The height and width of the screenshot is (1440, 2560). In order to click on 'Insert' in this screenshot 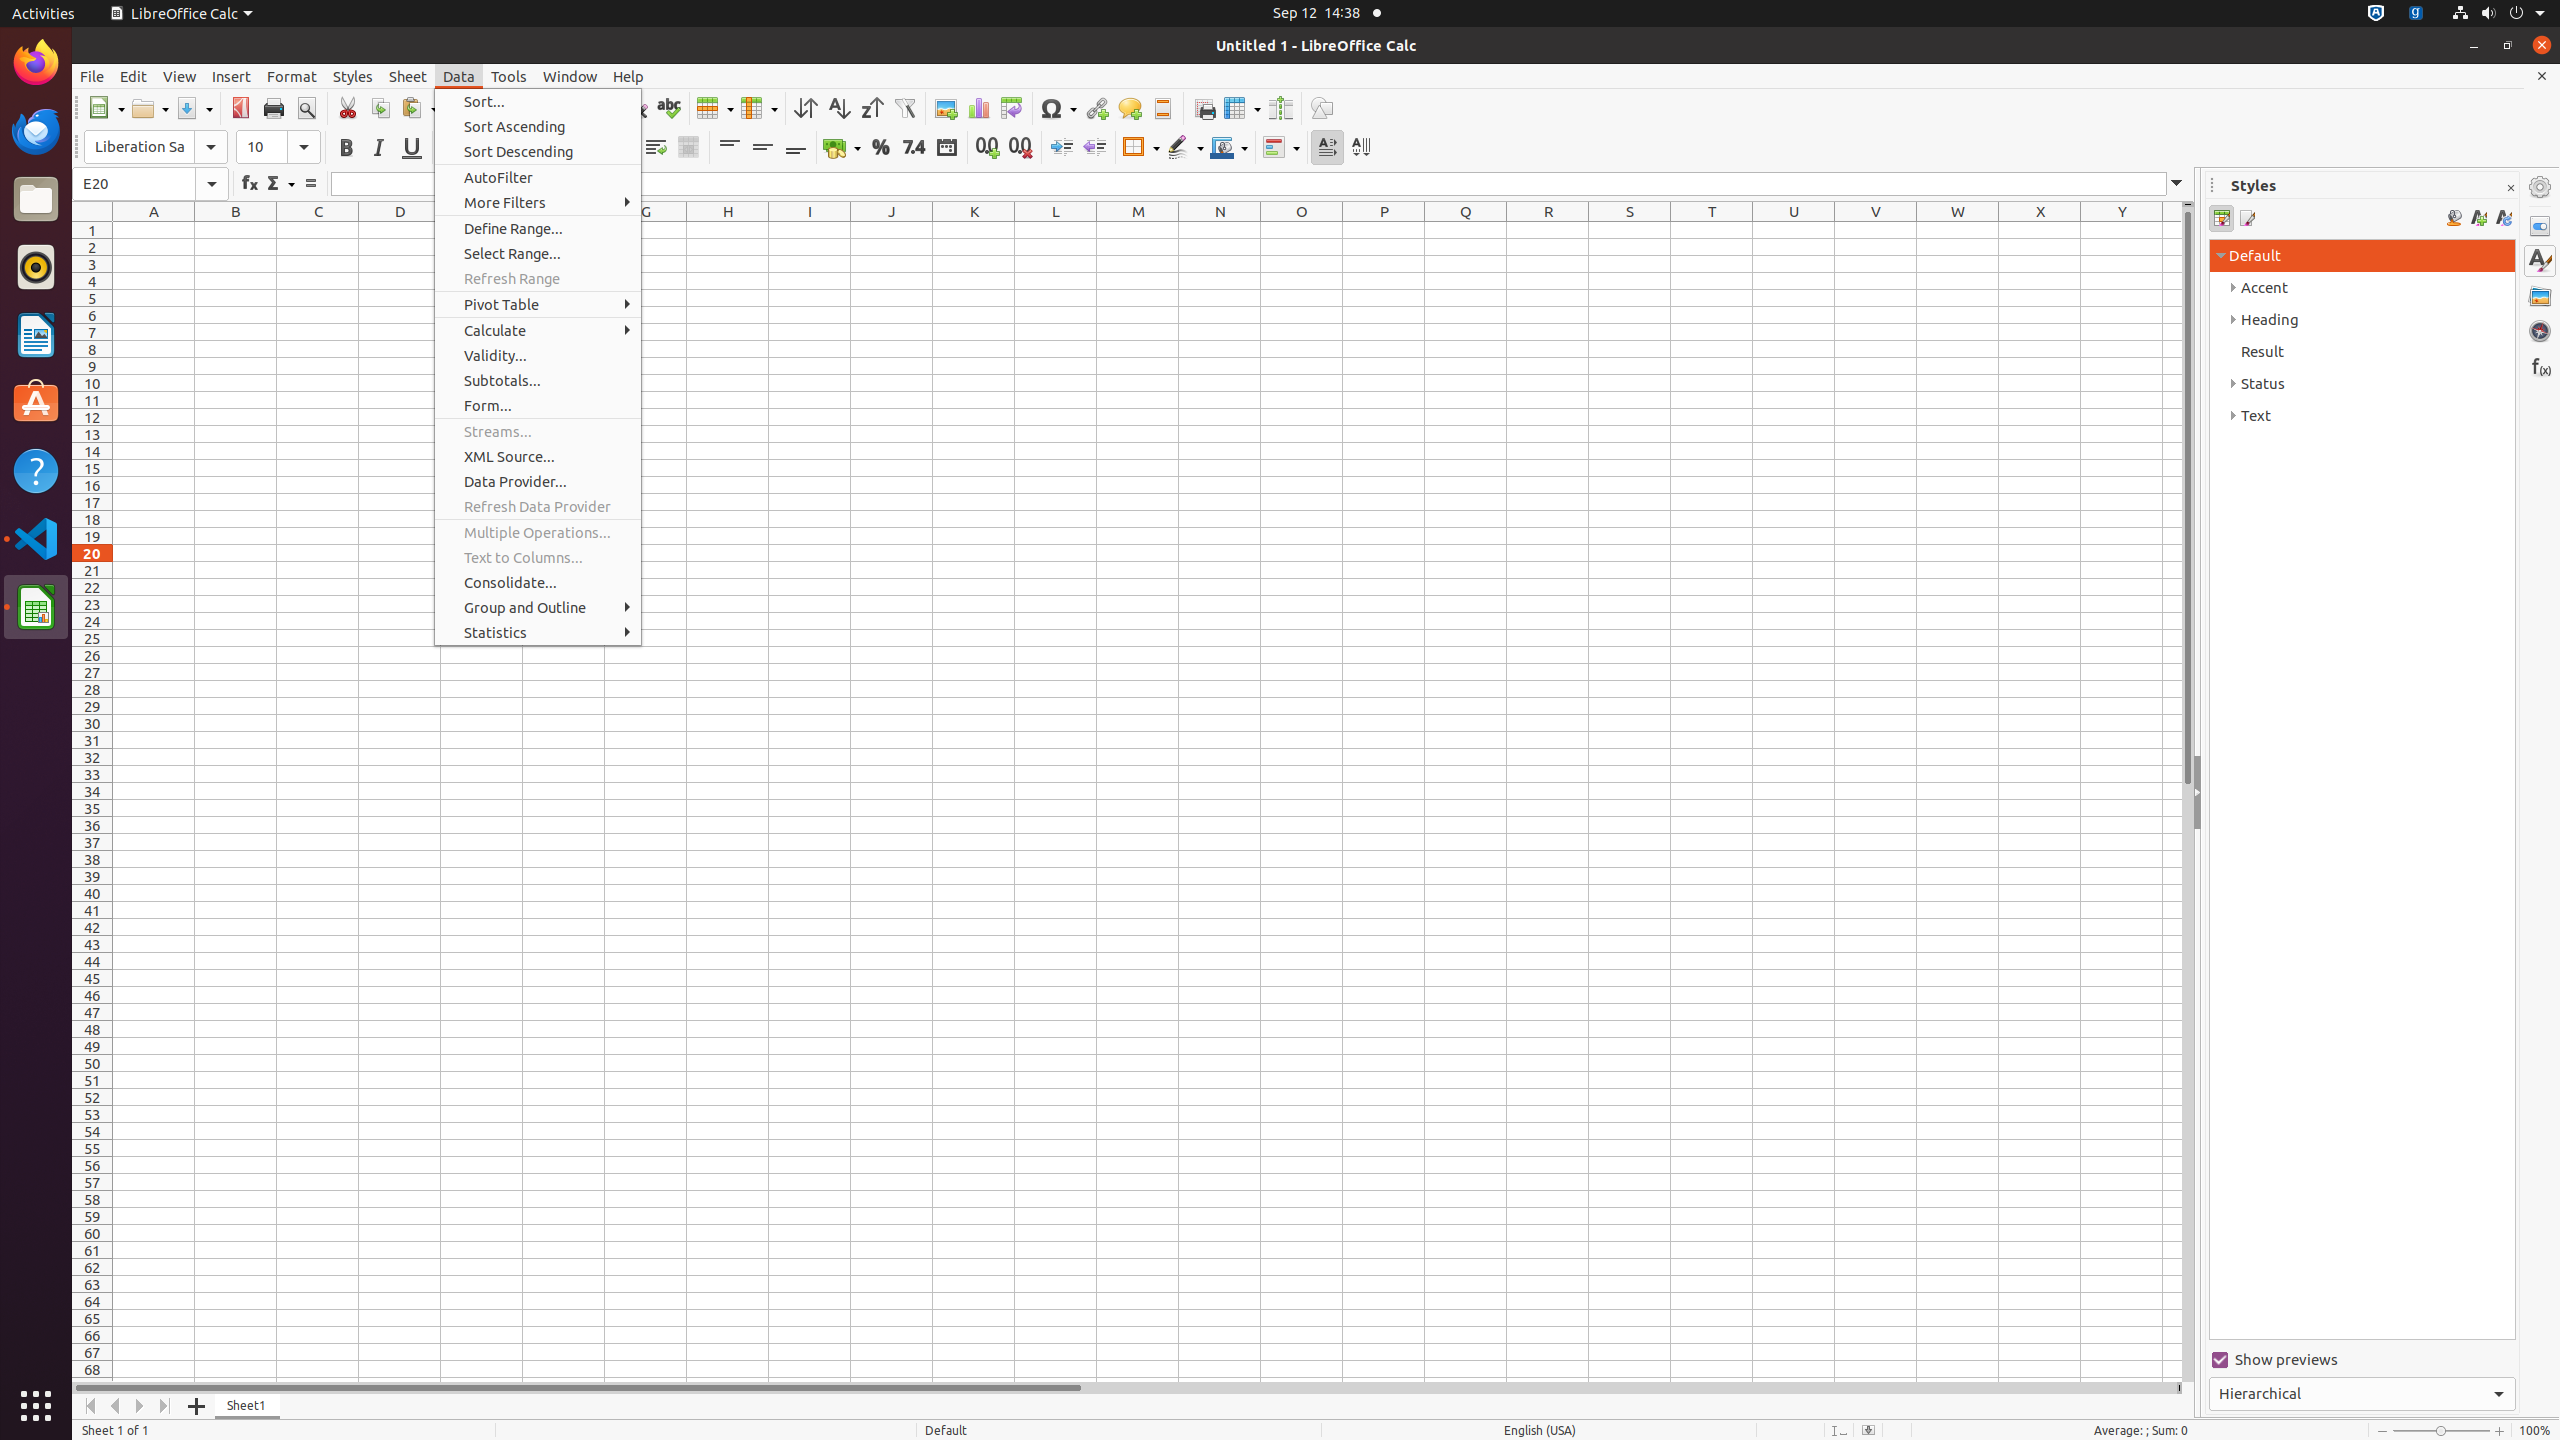, I will do `click(231, 76)`.